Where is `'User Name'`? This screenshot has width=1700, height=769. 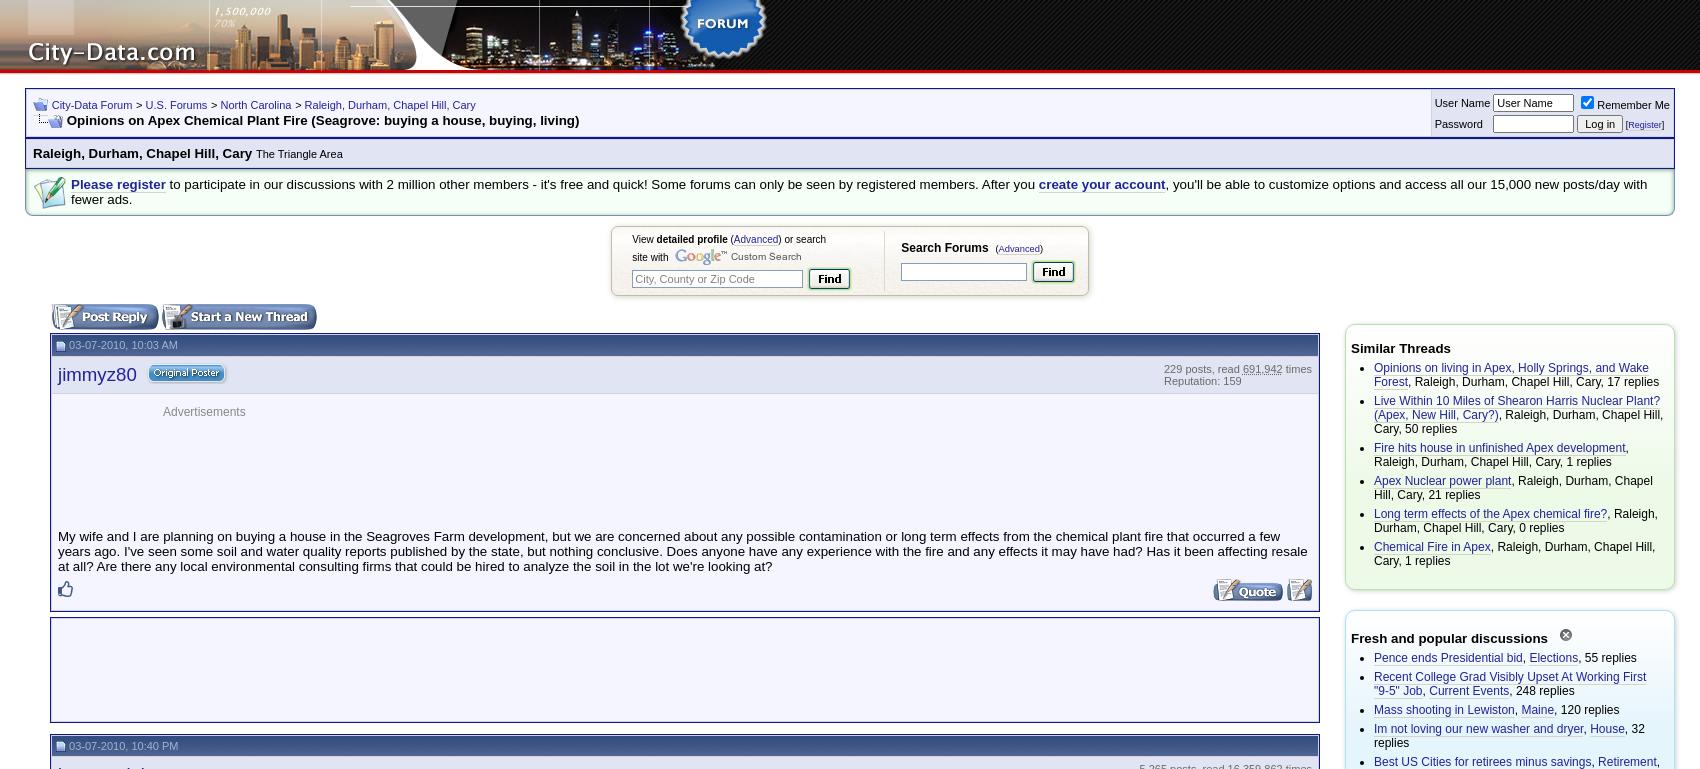
'User Name' is located at coordinates (1461, 101).